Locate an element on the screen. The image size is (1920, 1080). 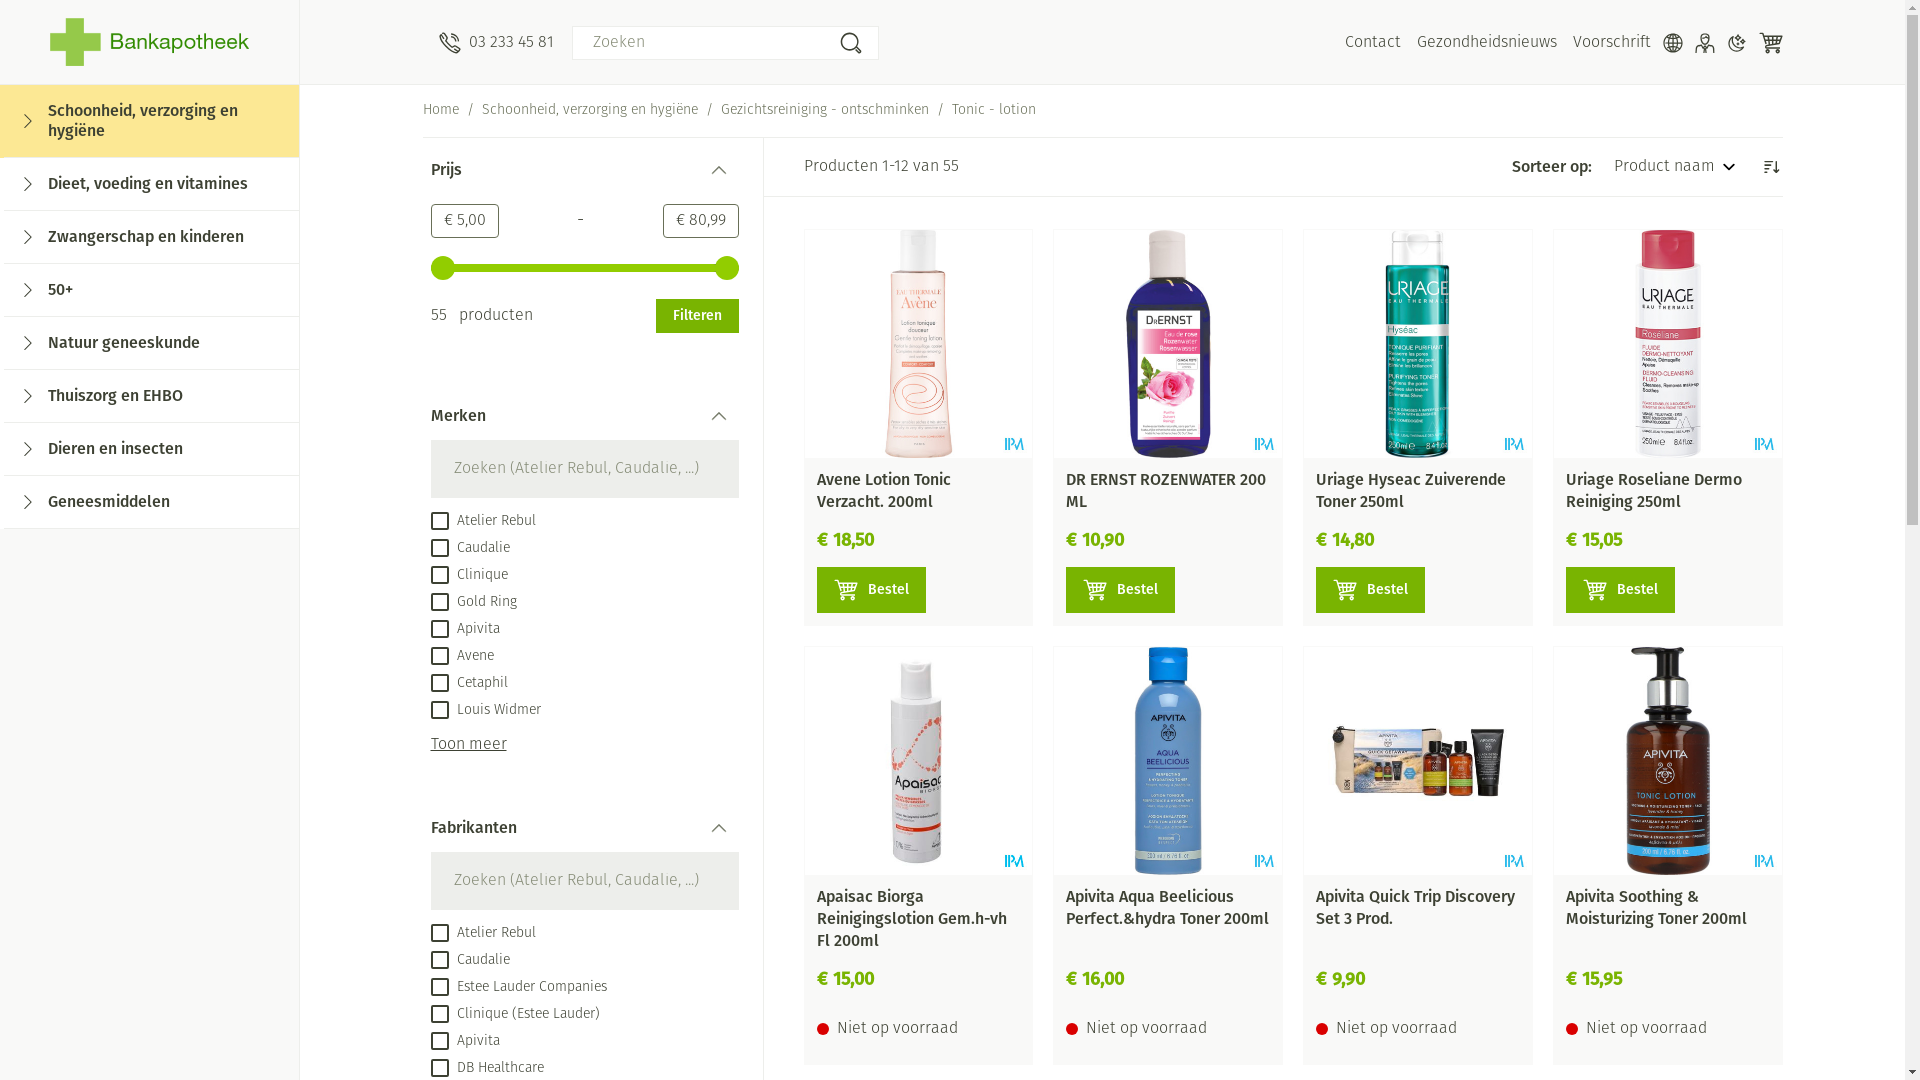
'Uriage Hyseac Zuiverende Toner 250ml' is located at coordinates (1410, 490).